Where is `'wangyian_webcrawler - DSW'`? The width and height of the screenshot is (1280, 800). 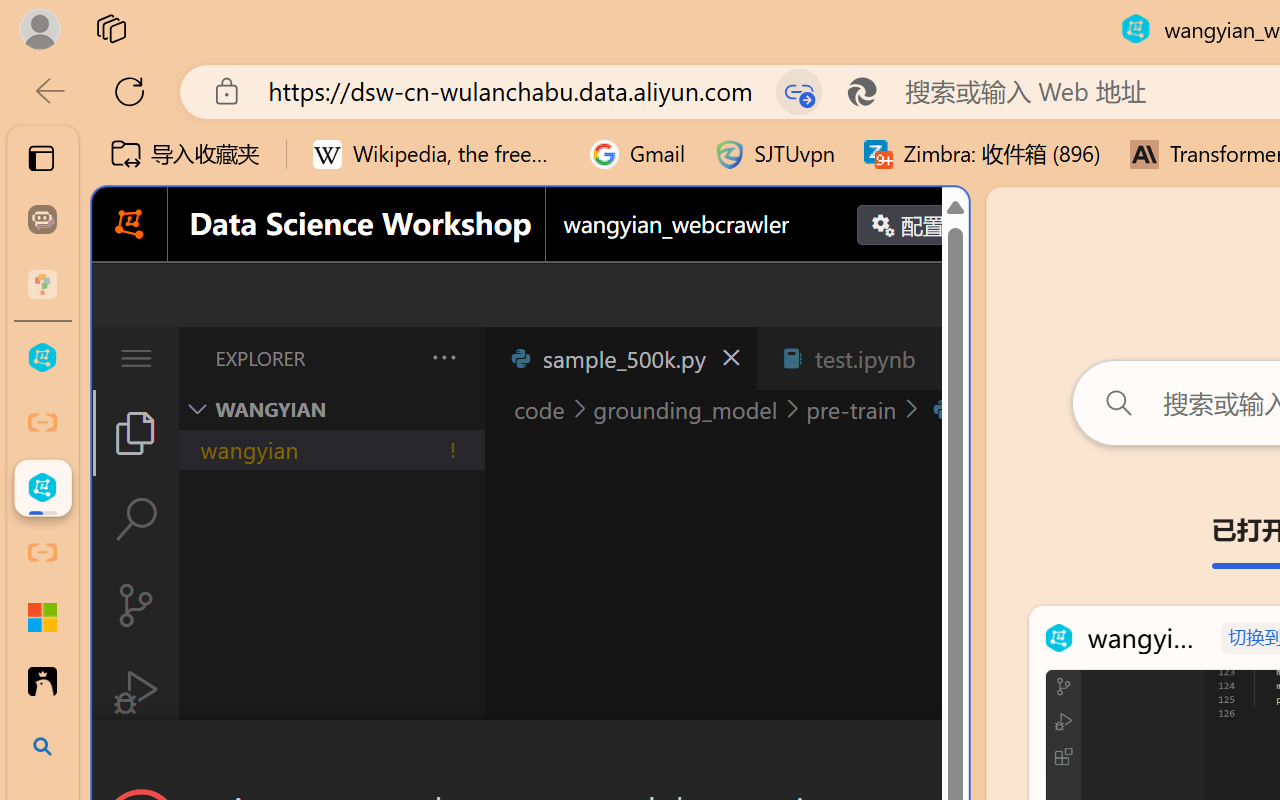
'wangyian_webcrawler - DSW' is located at coordinates (42, 488).